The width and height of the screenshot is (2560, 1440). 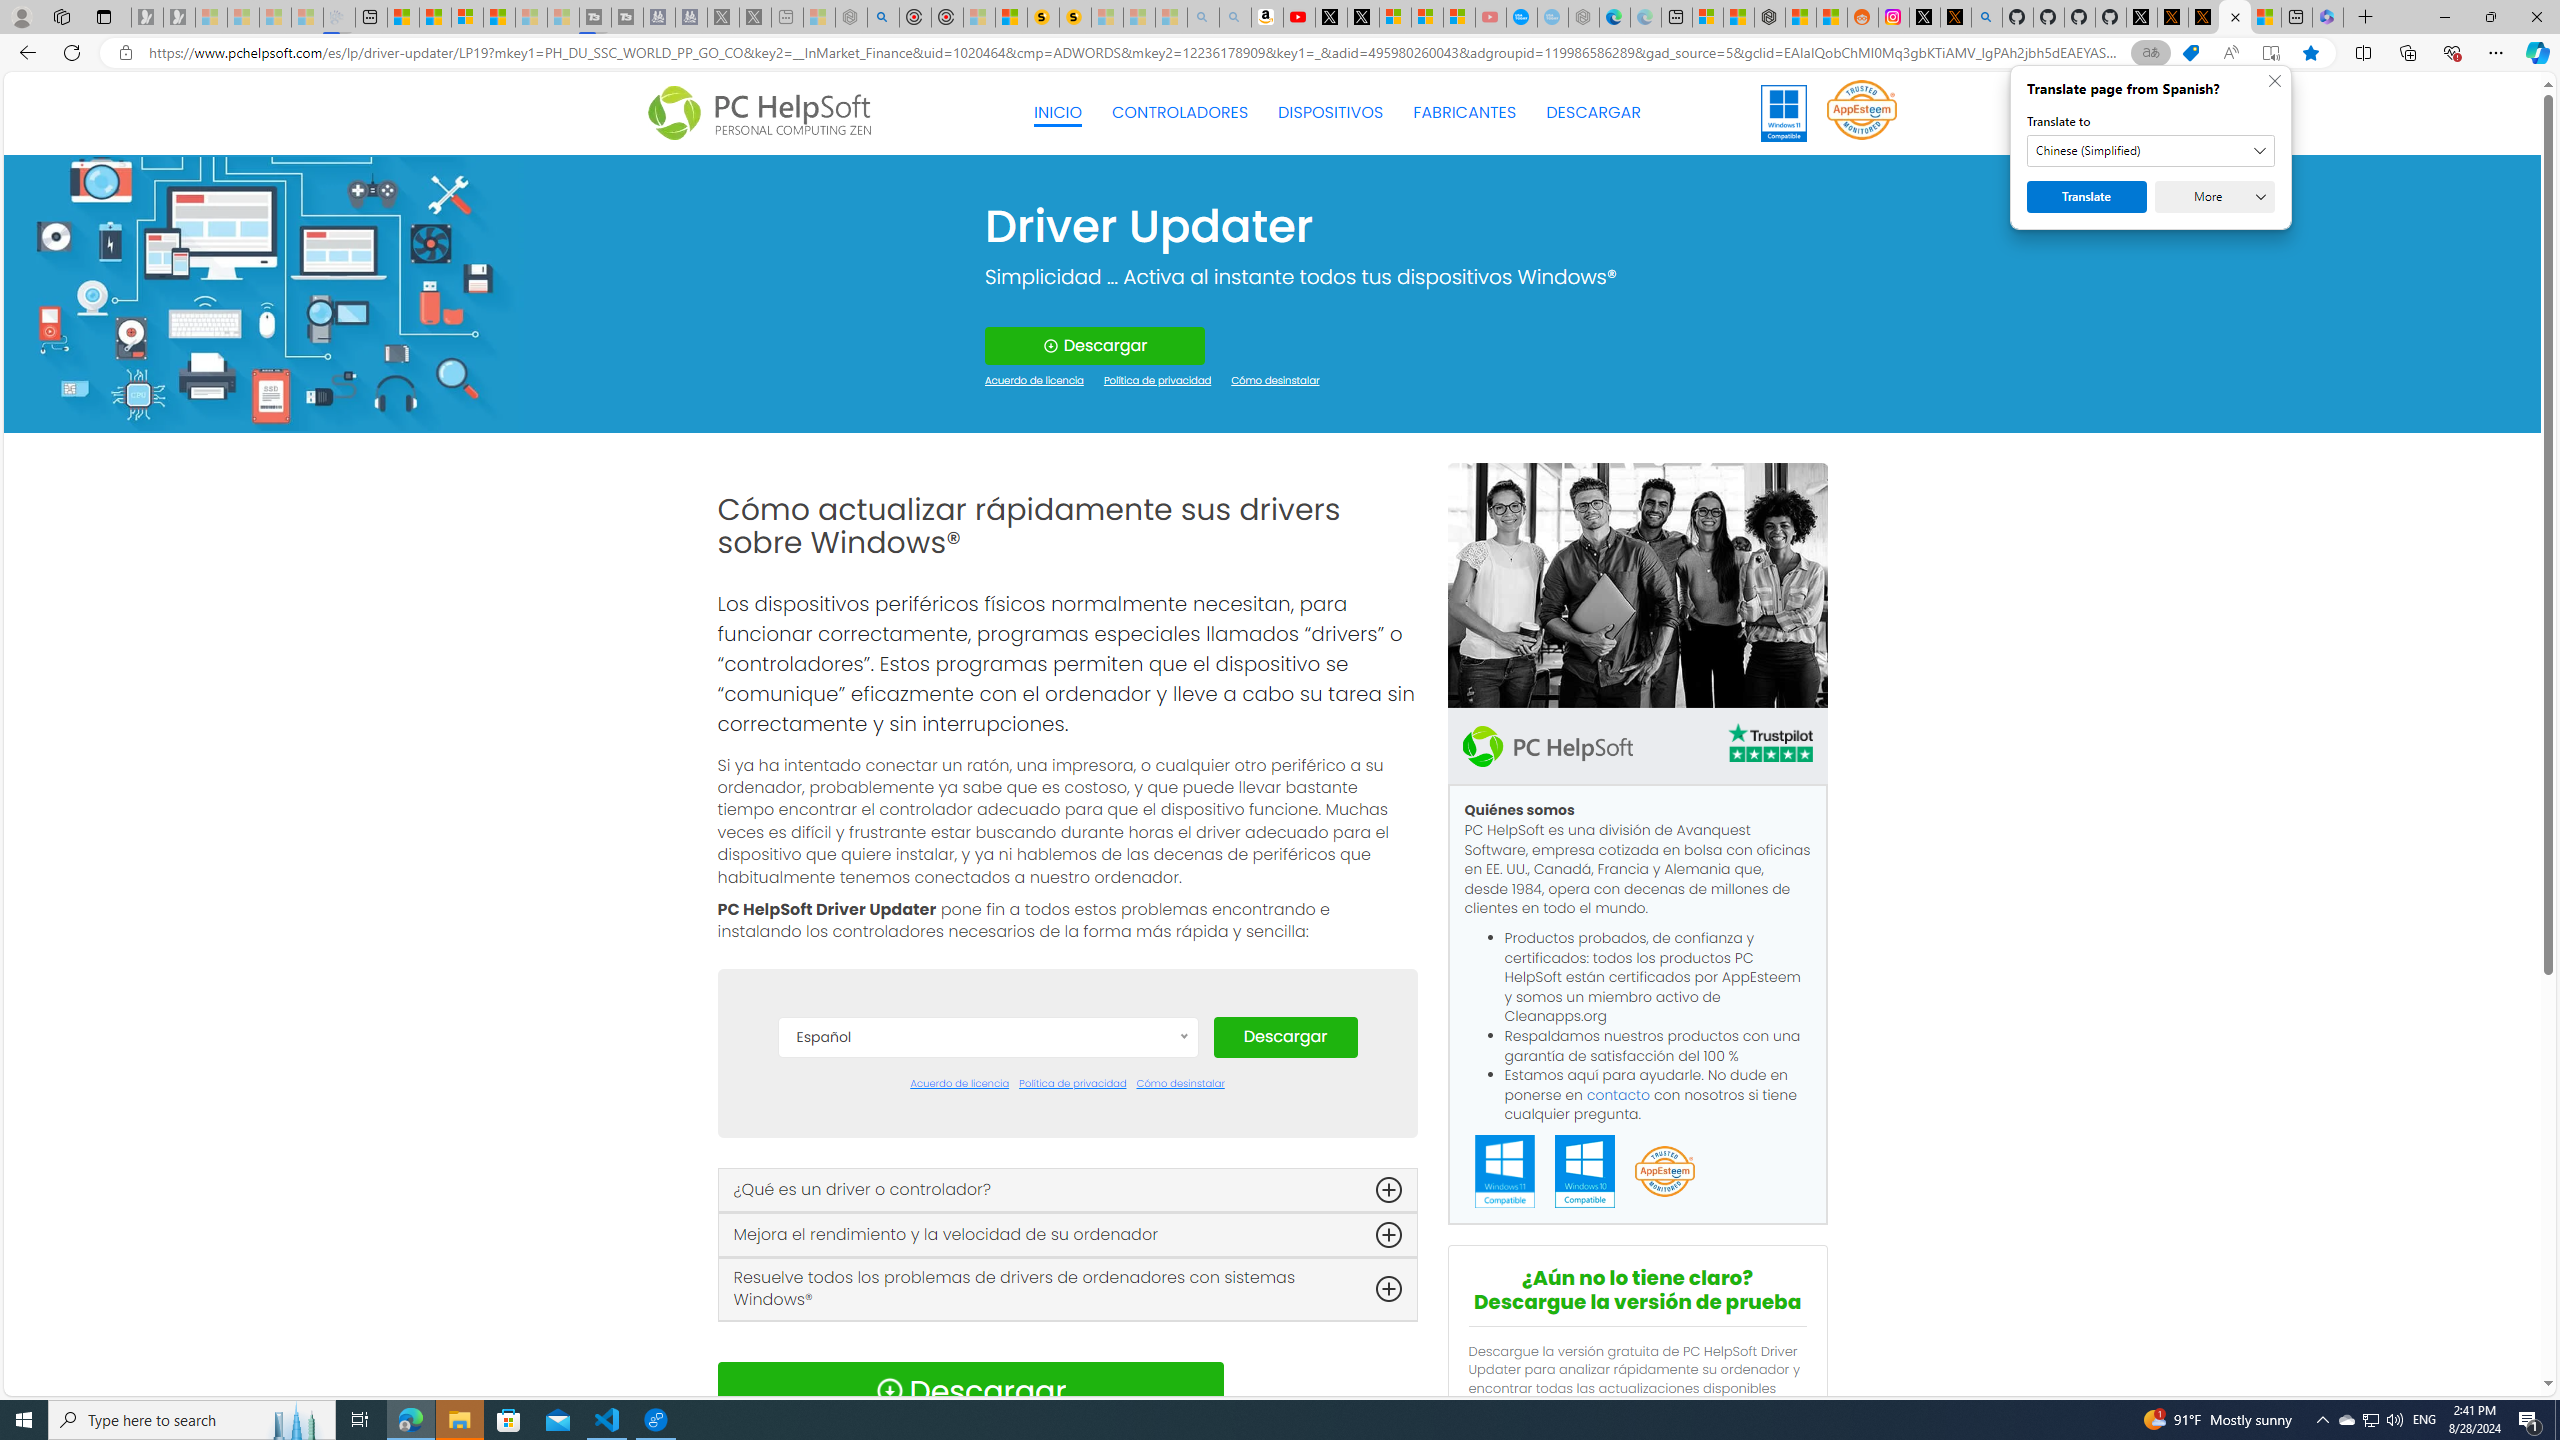 What do you see at coordinates (1769, 746) in the screenshot?
I see `'TrustPilot'` at bounding box center [1769, 746].